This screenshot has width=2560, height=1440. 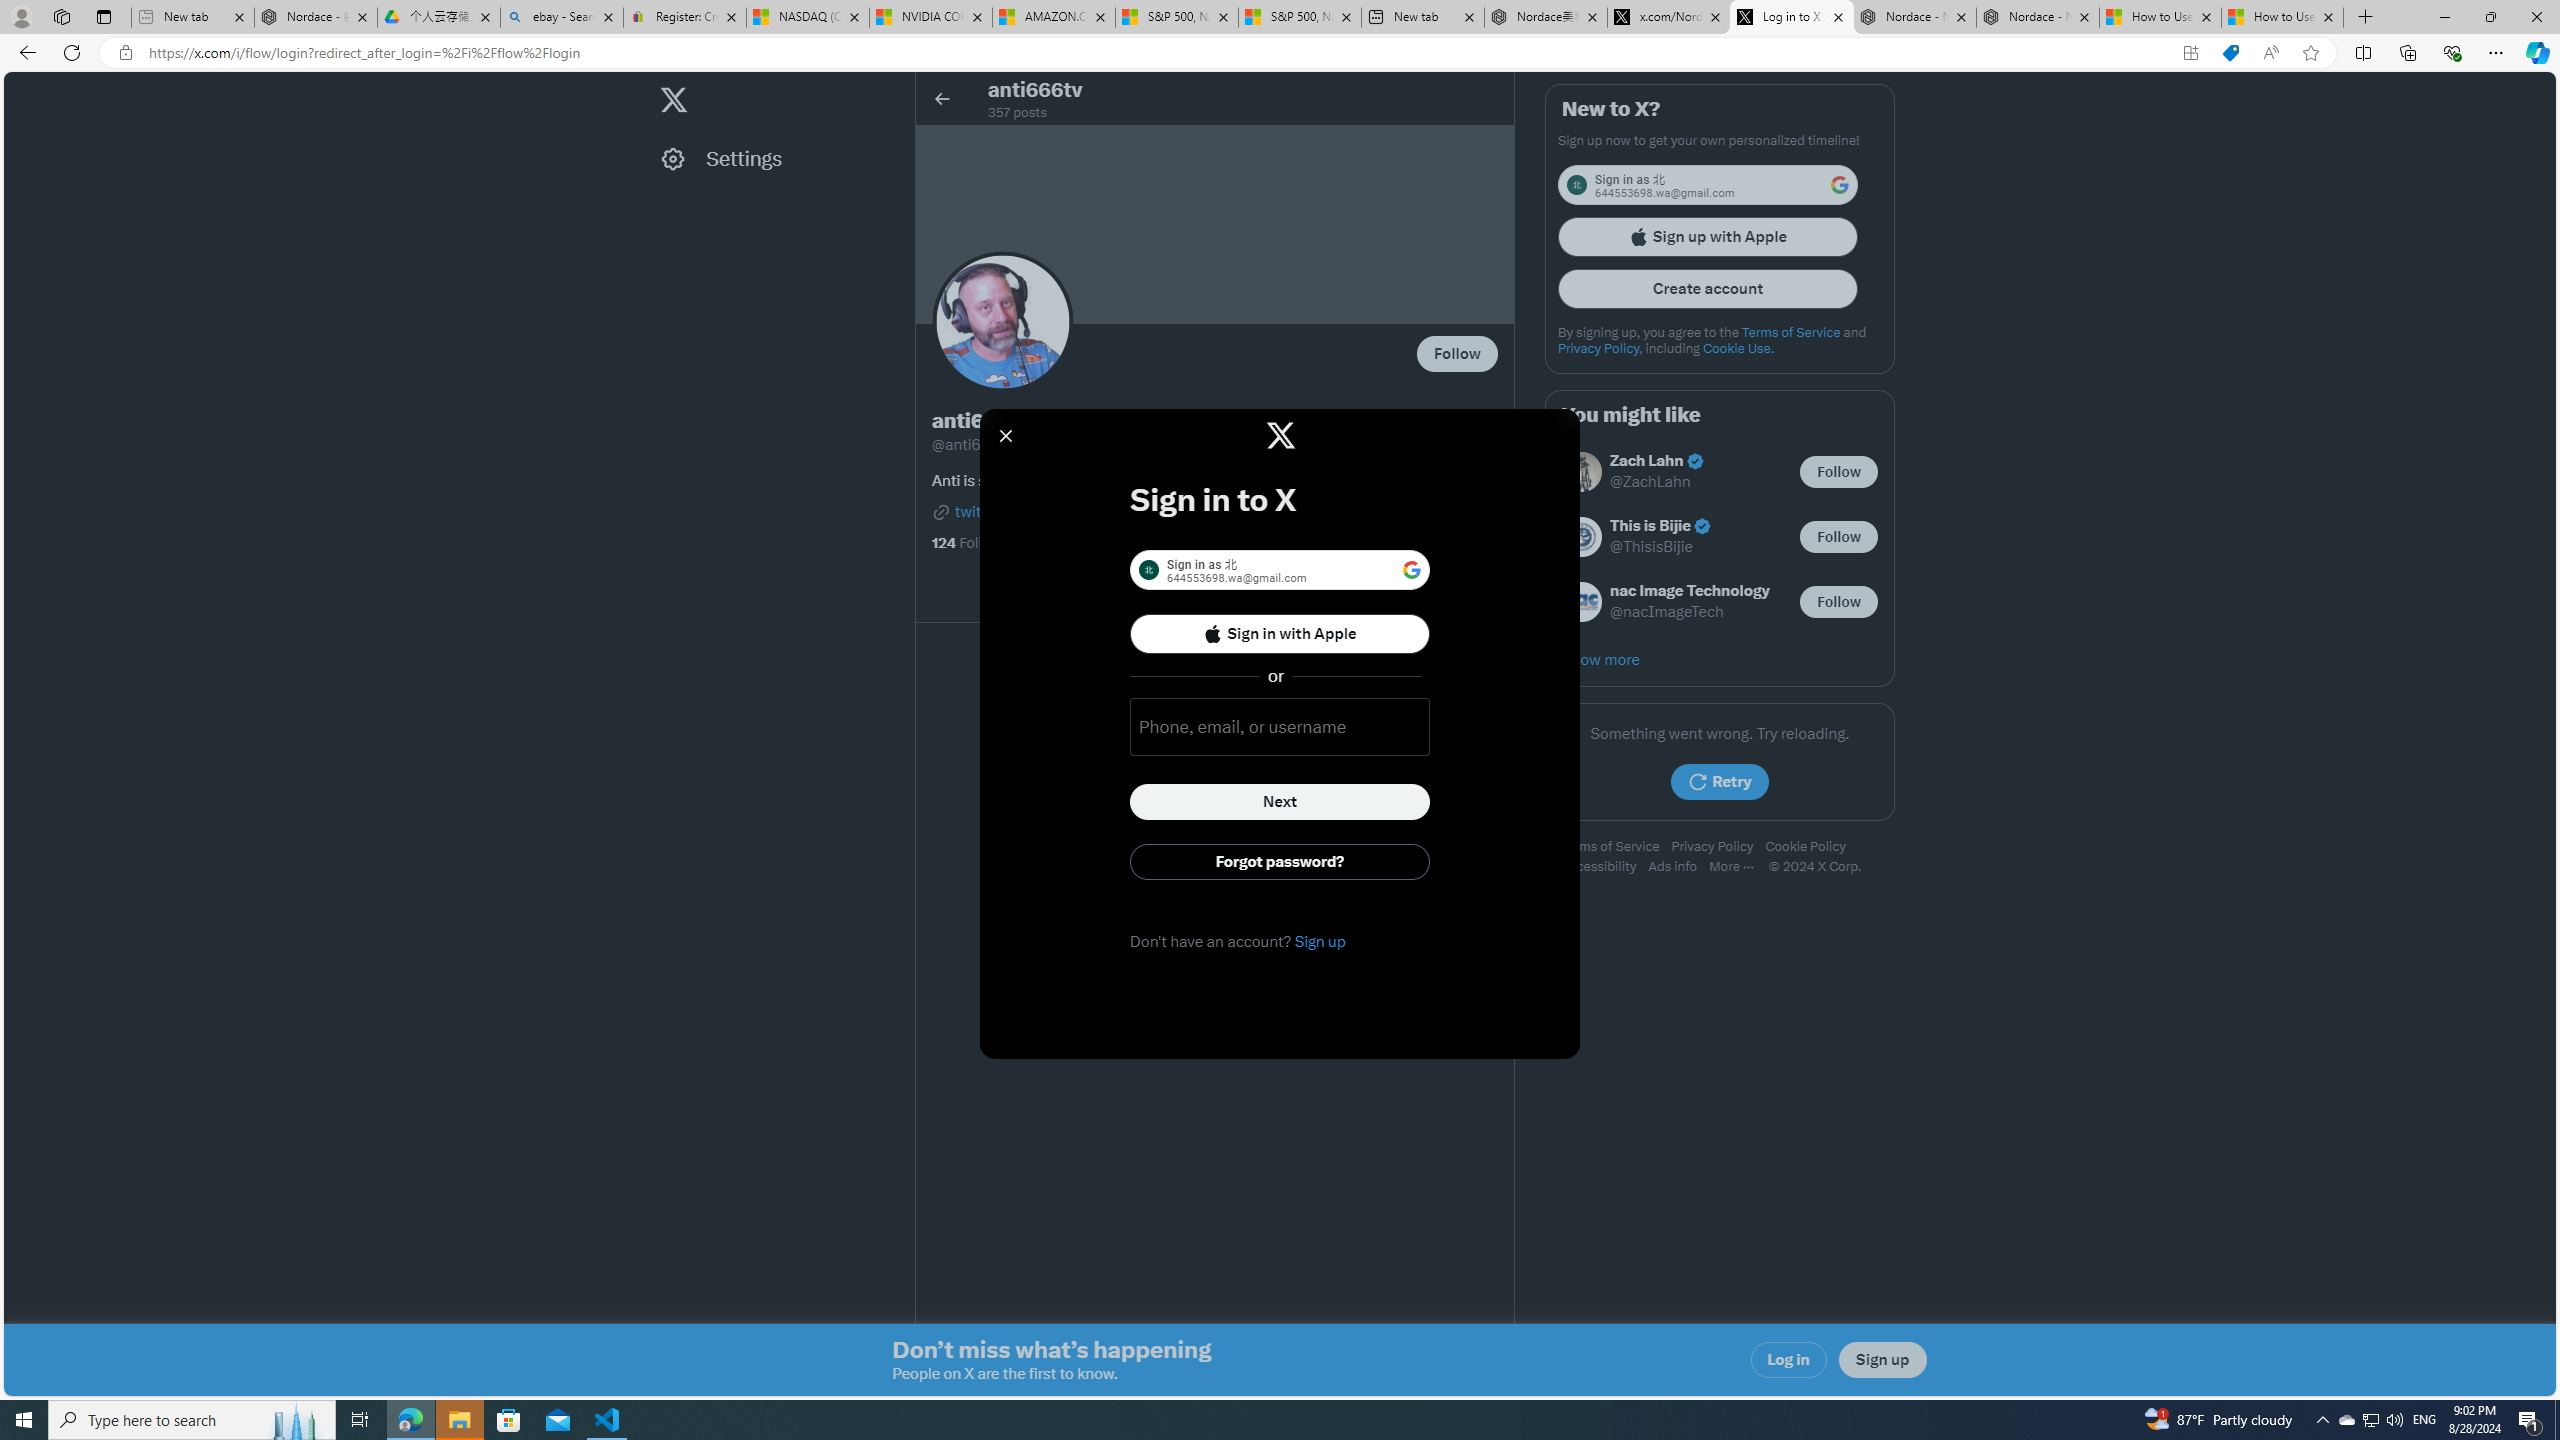 I want to click on 'Register: Create a personal eBay account', so click(x=684, y=16).